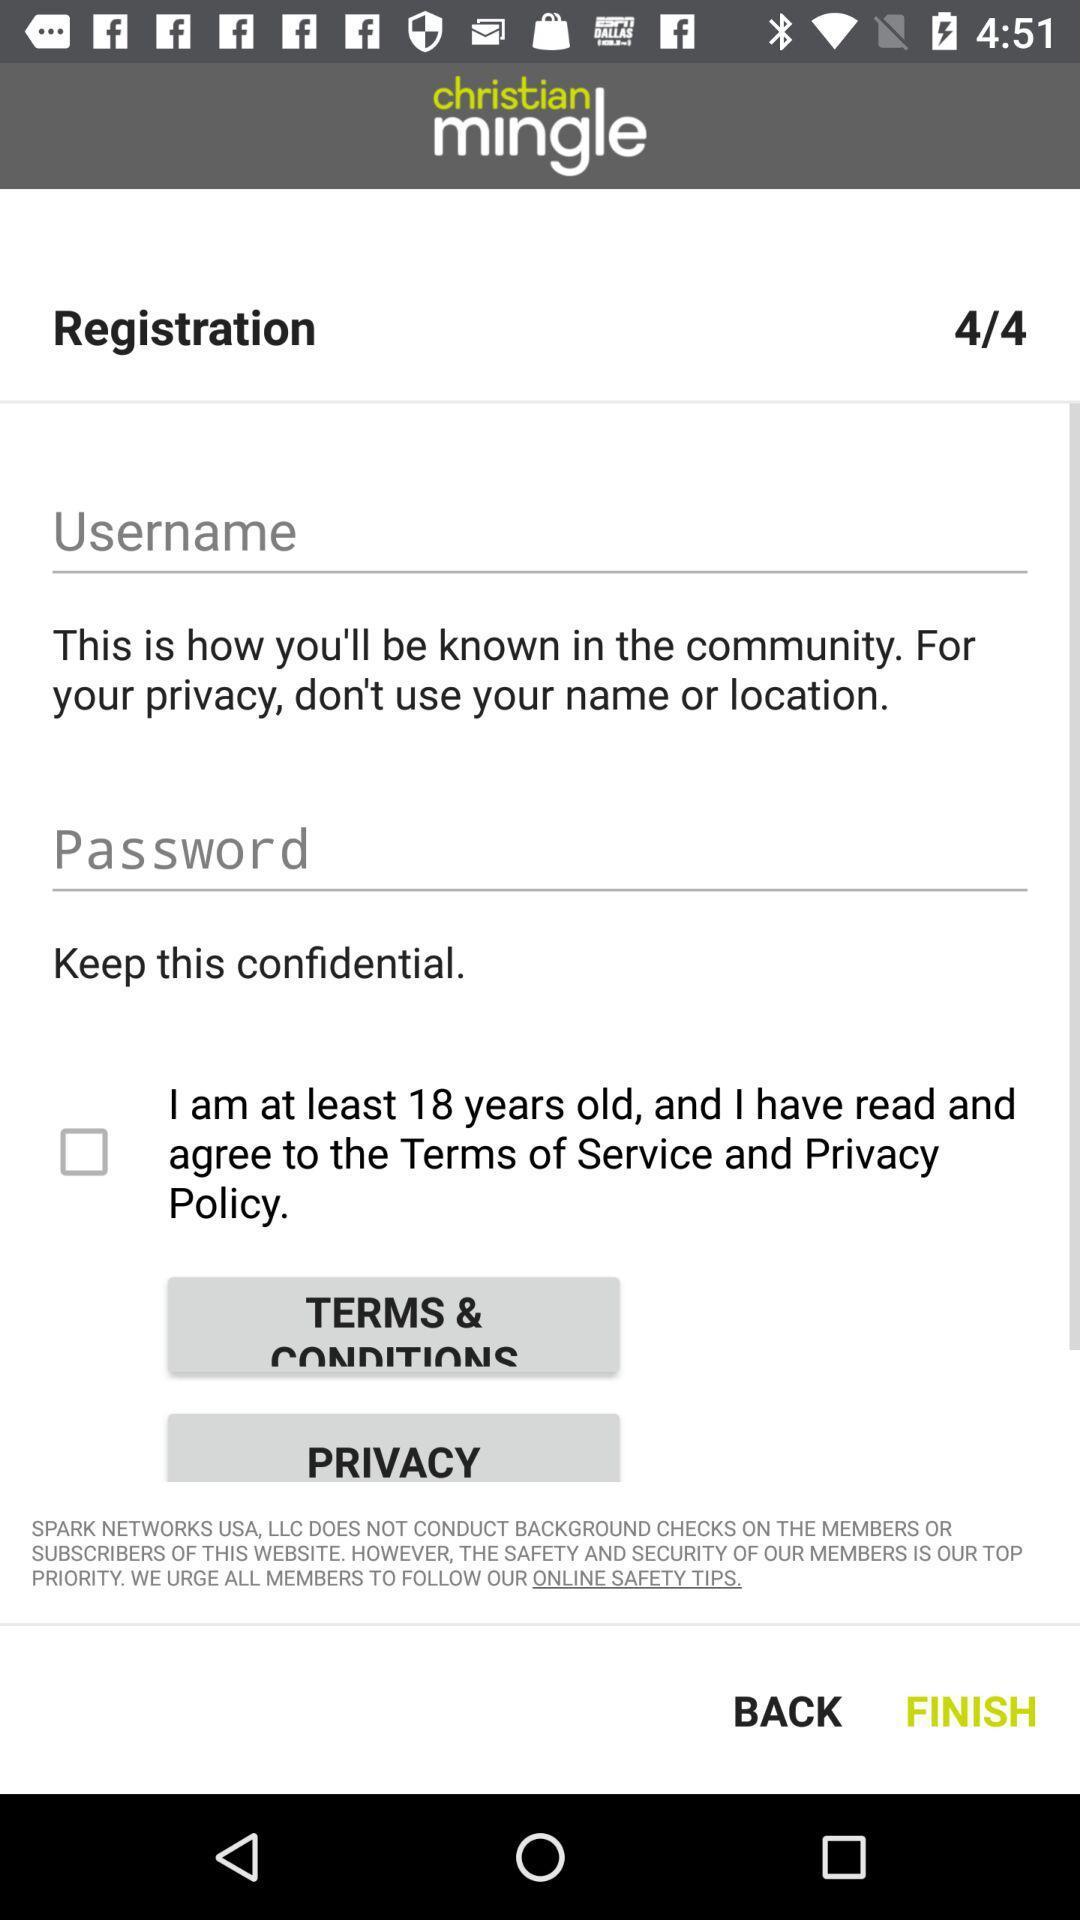 Image resolution: width=1080 pixels, height=1920 pixels. Describe the element at coordinates (393, 1324) in the screenshot. I see `the item above privacy` at that location.